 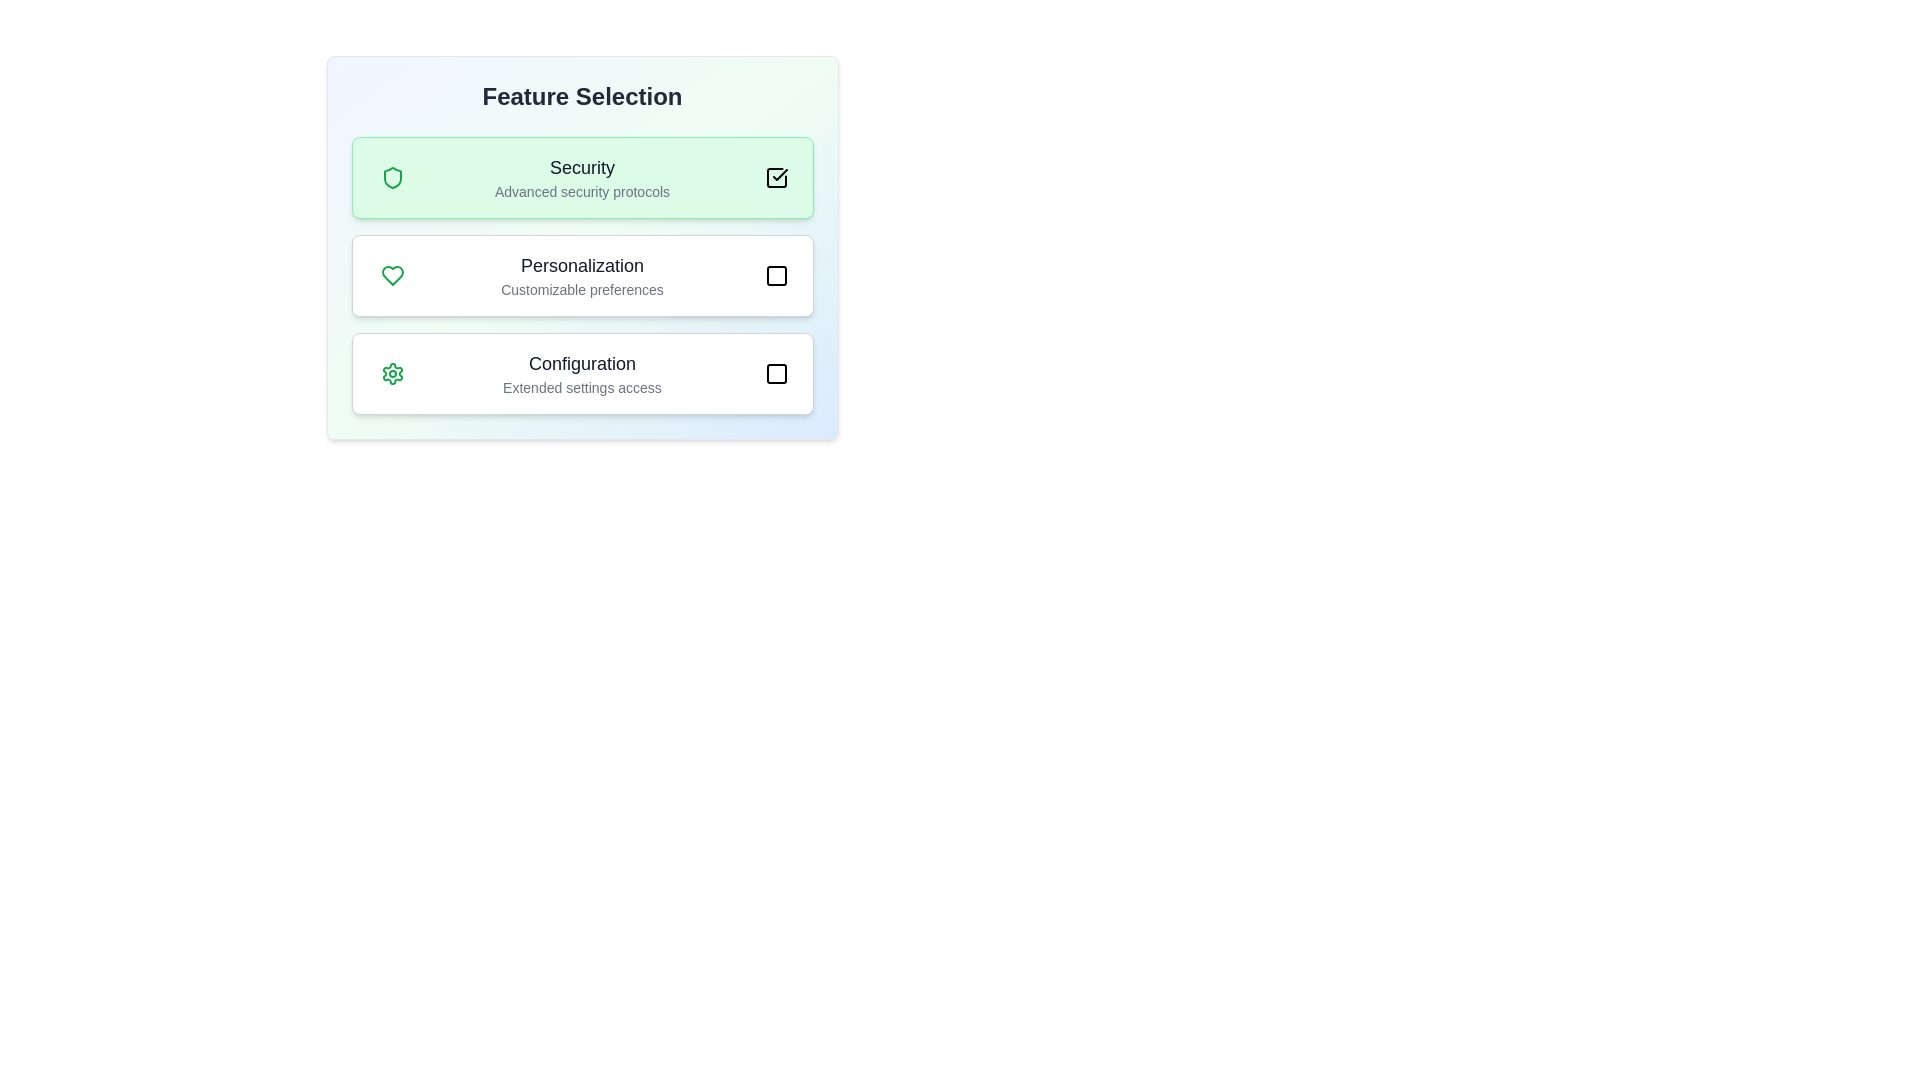 I want to click on the 'Security' icon, which is the first graphical indicator under the 'Feature Selection' header, so click(x=392, y=176).